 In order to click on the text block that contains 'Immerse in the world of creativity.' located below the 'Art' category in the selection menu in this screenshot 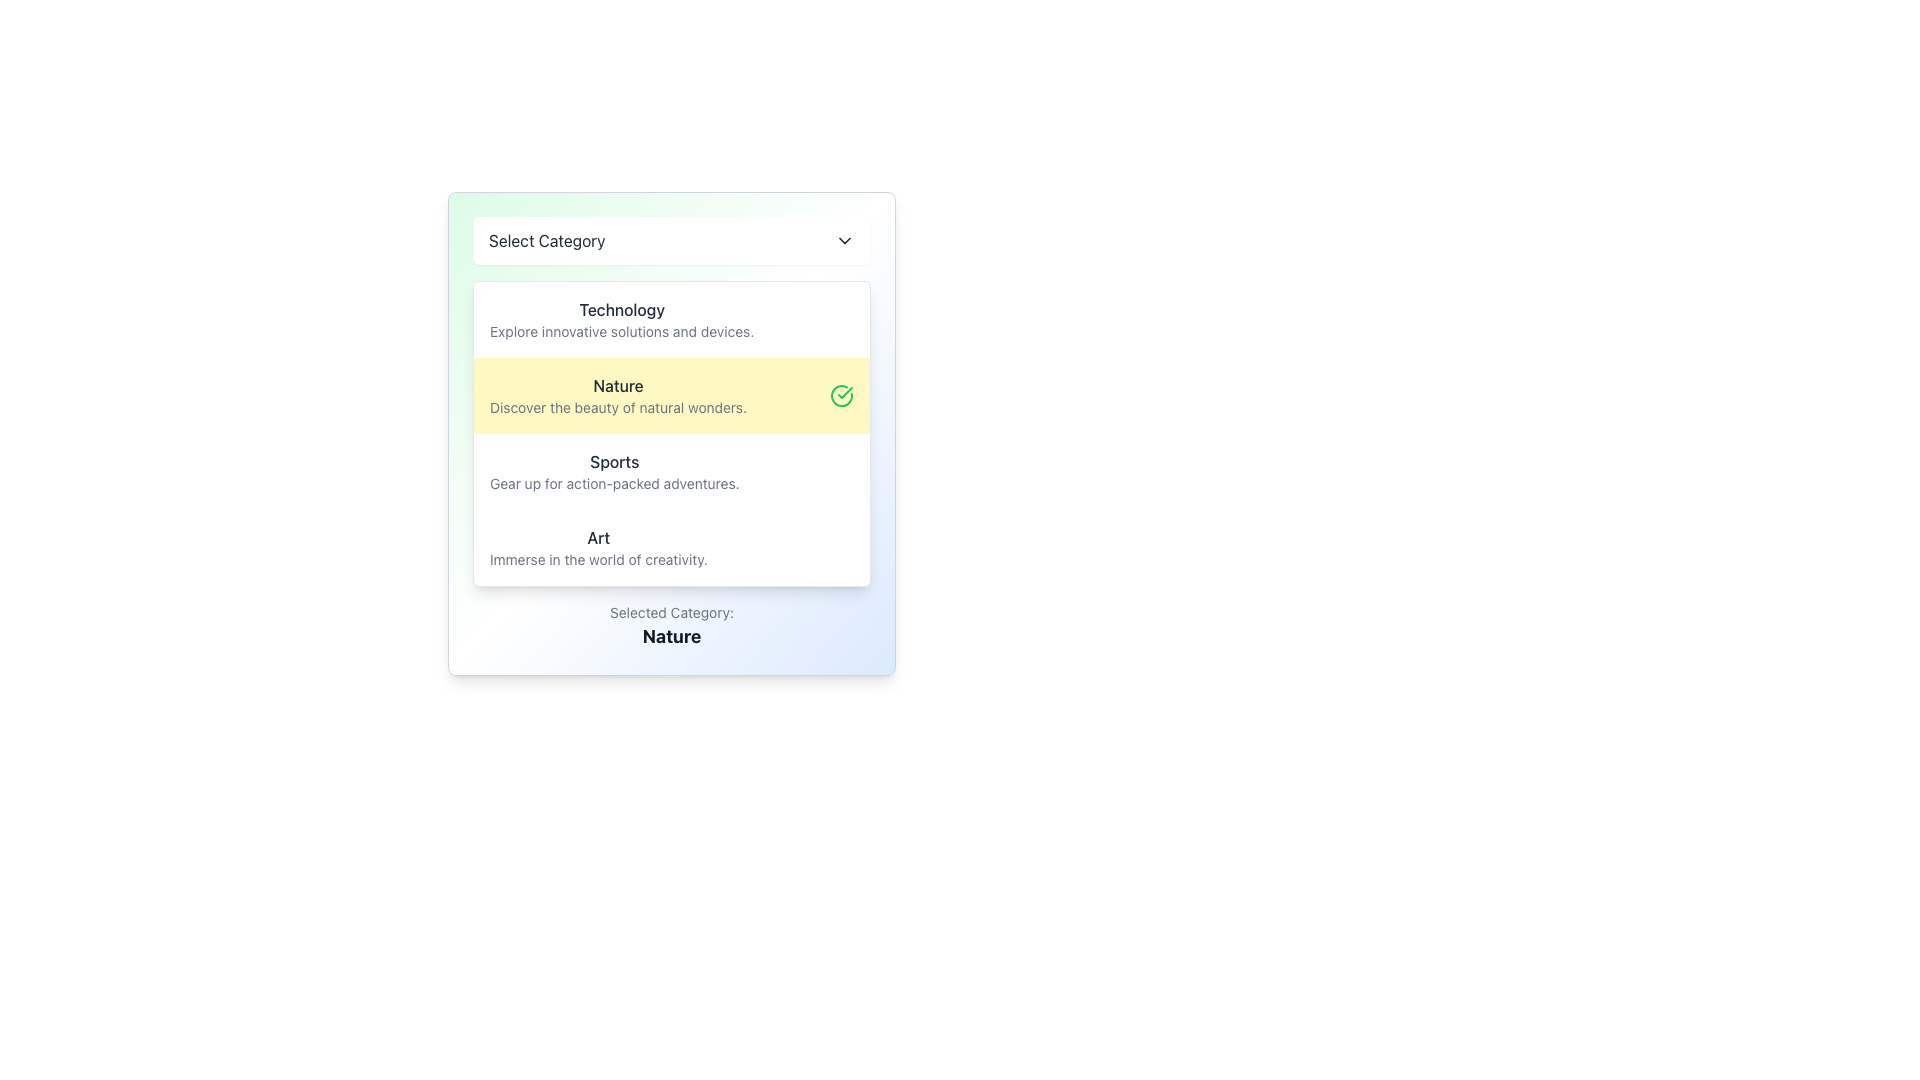, I will do `click(597, 559)`.